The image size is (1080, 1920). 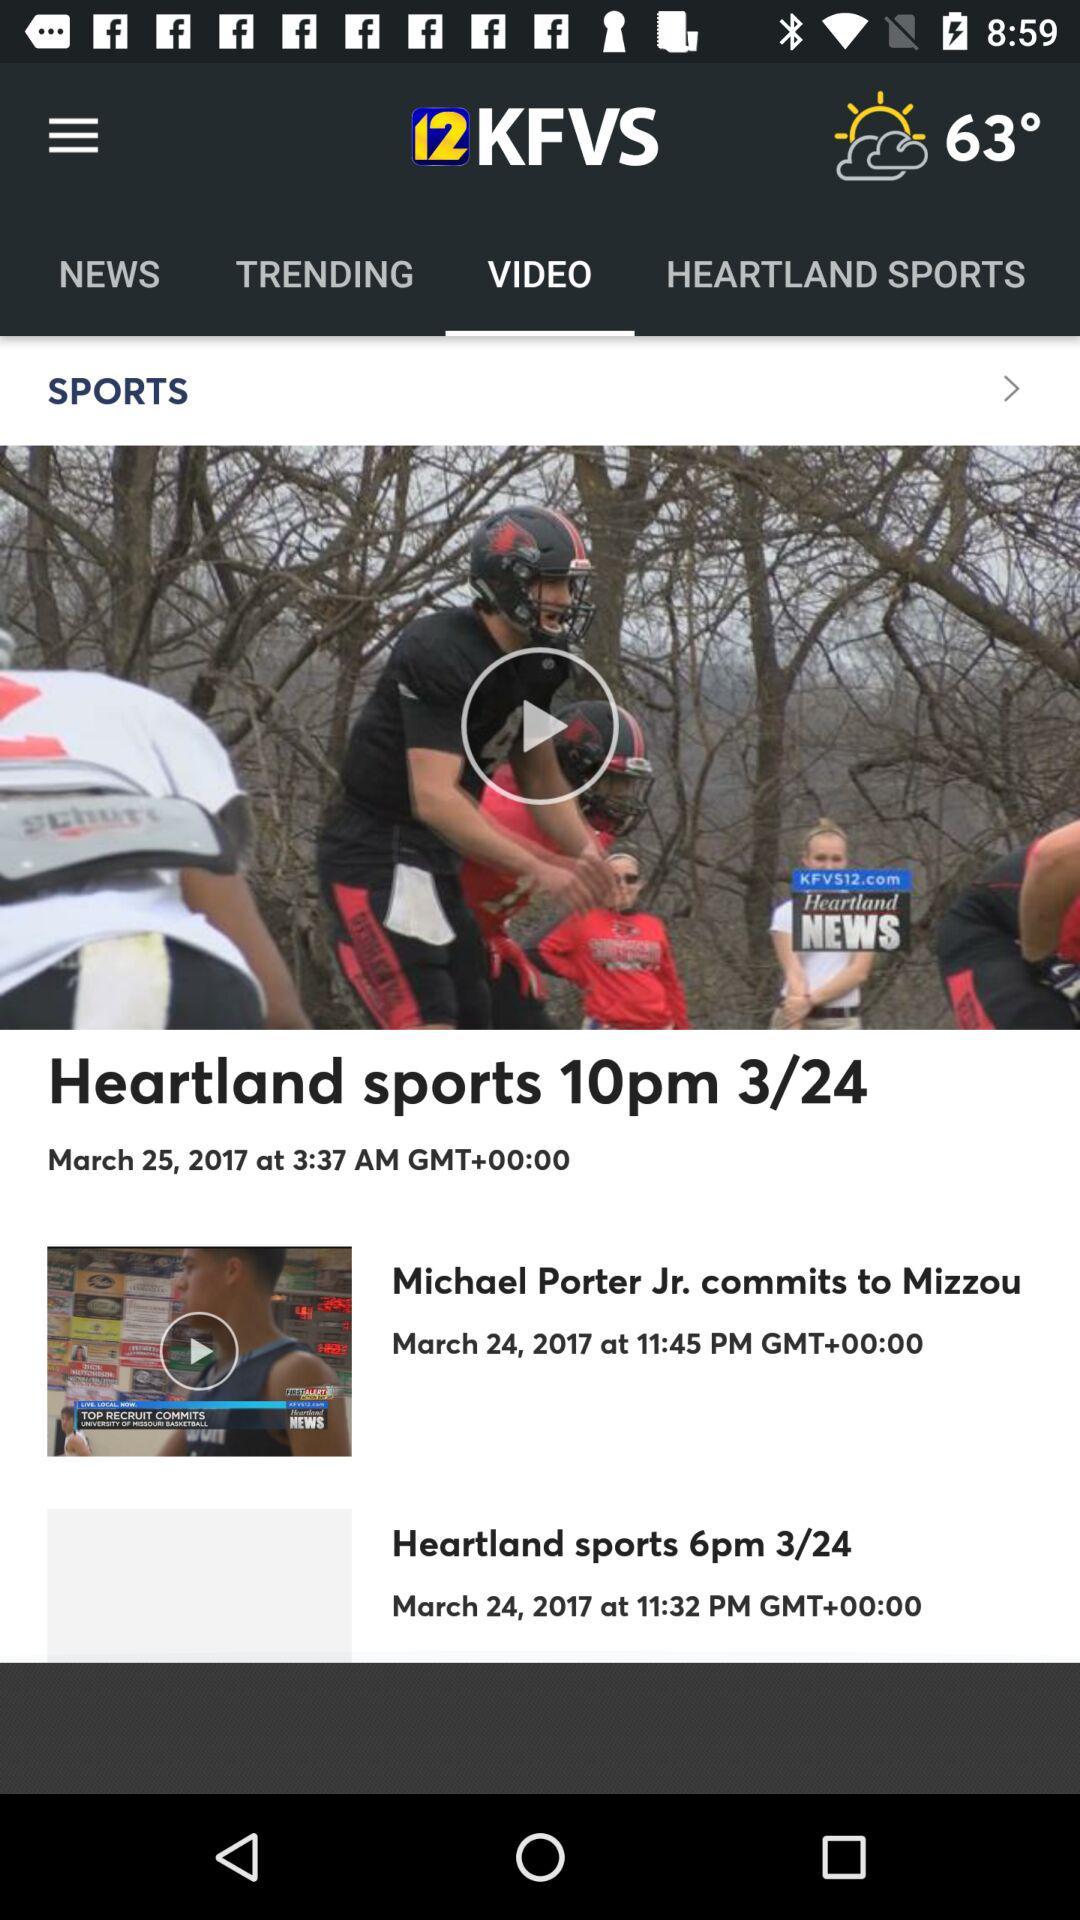 I want to click on the temperature icon at the top right corner of the page, so click(x=879, y=135).